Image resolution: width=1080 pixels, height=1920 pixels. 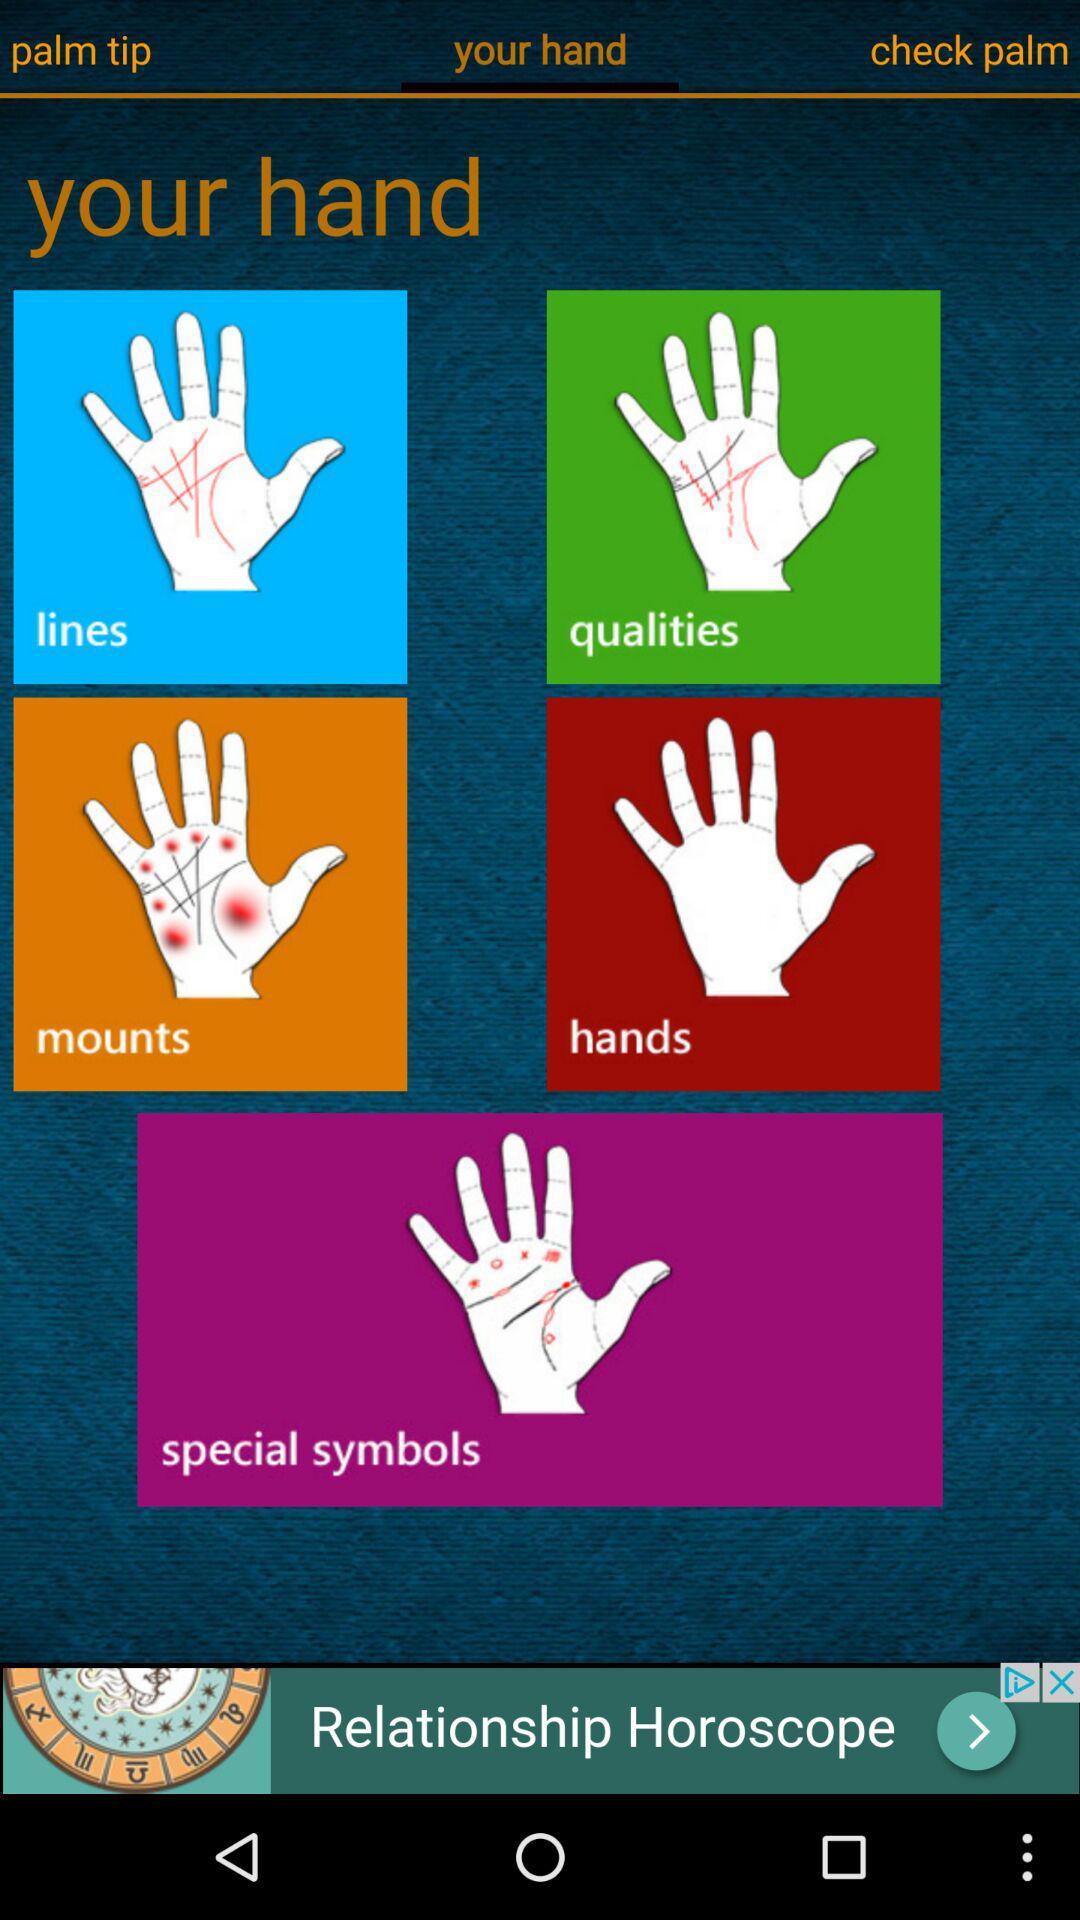 I want to click on horoscope mos, so click(x=540, y=1309).